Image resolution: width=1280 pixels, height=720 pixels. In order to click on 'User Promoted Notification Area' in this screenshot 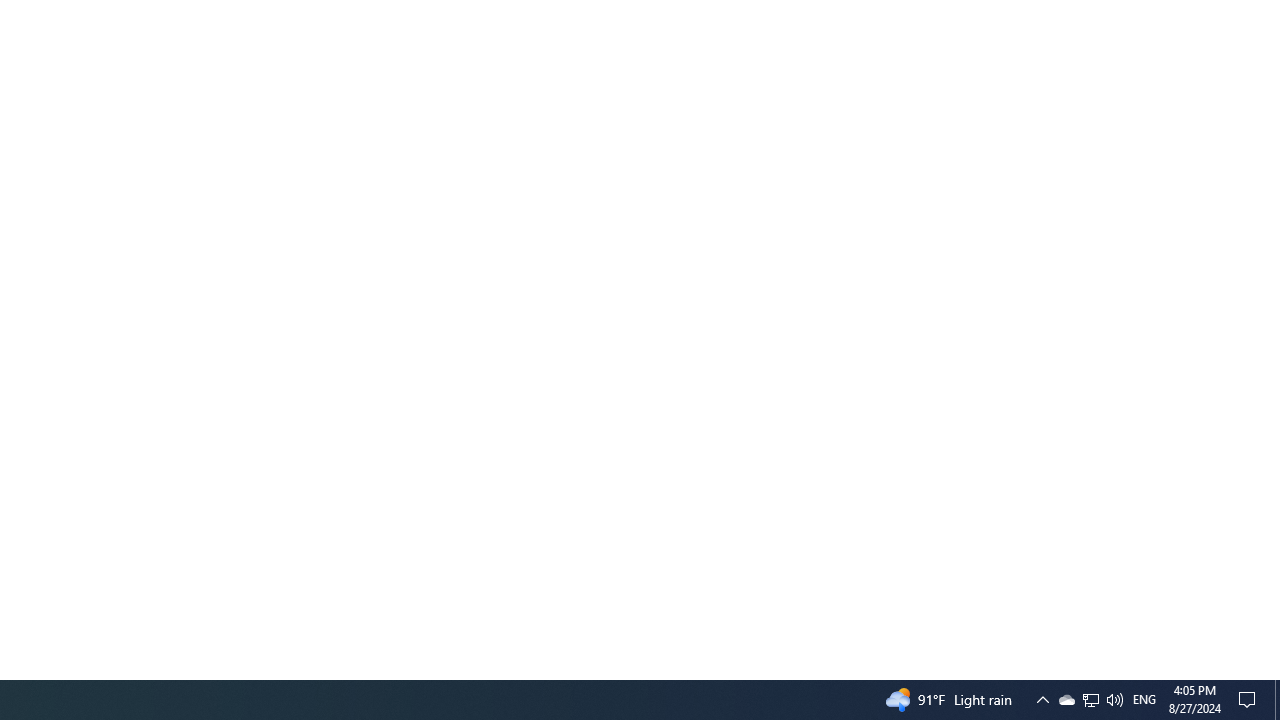, I will do `click(1089, 698)`.